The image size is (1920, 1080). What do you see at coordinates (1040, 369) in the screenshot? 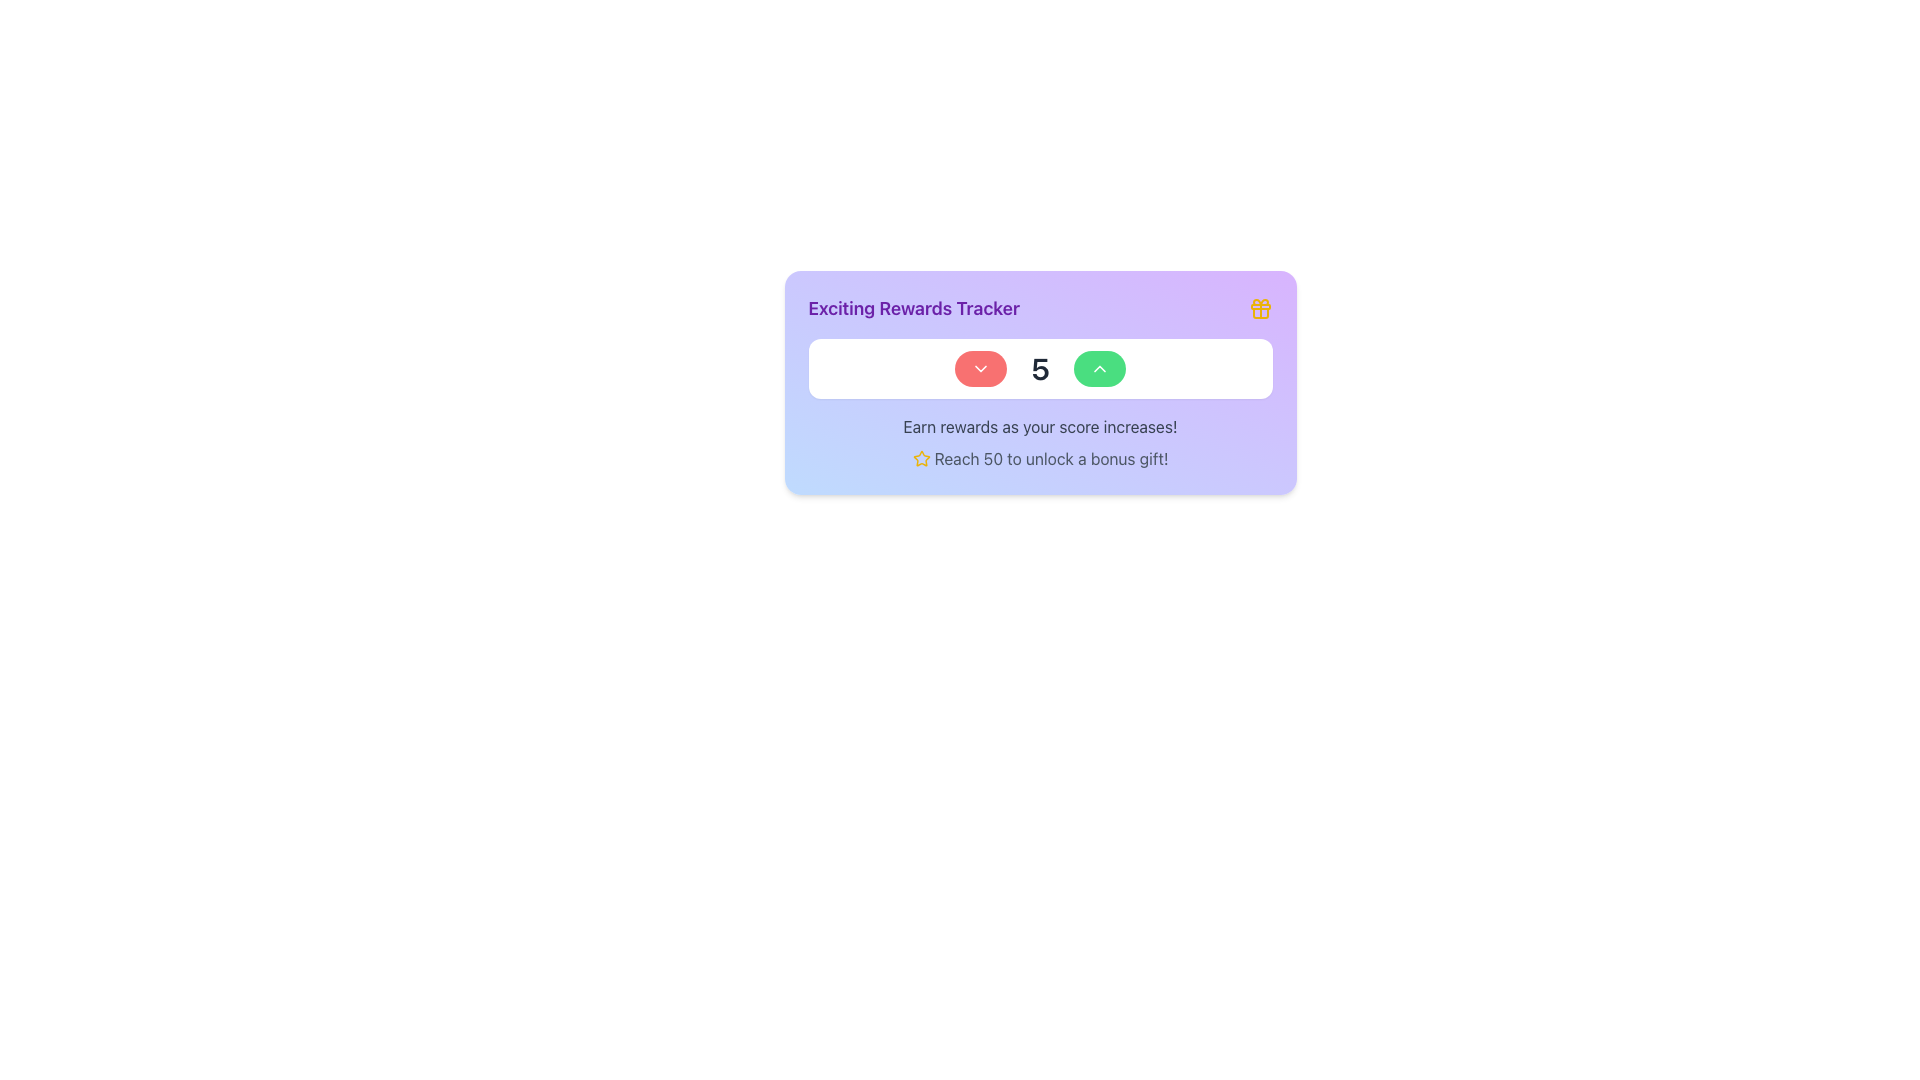
I see `the centered numerical display showing '5', styled with a bold, large font and dark color, which is located between the red decrement button and the green increment button` at bounding box center [1040, 369].